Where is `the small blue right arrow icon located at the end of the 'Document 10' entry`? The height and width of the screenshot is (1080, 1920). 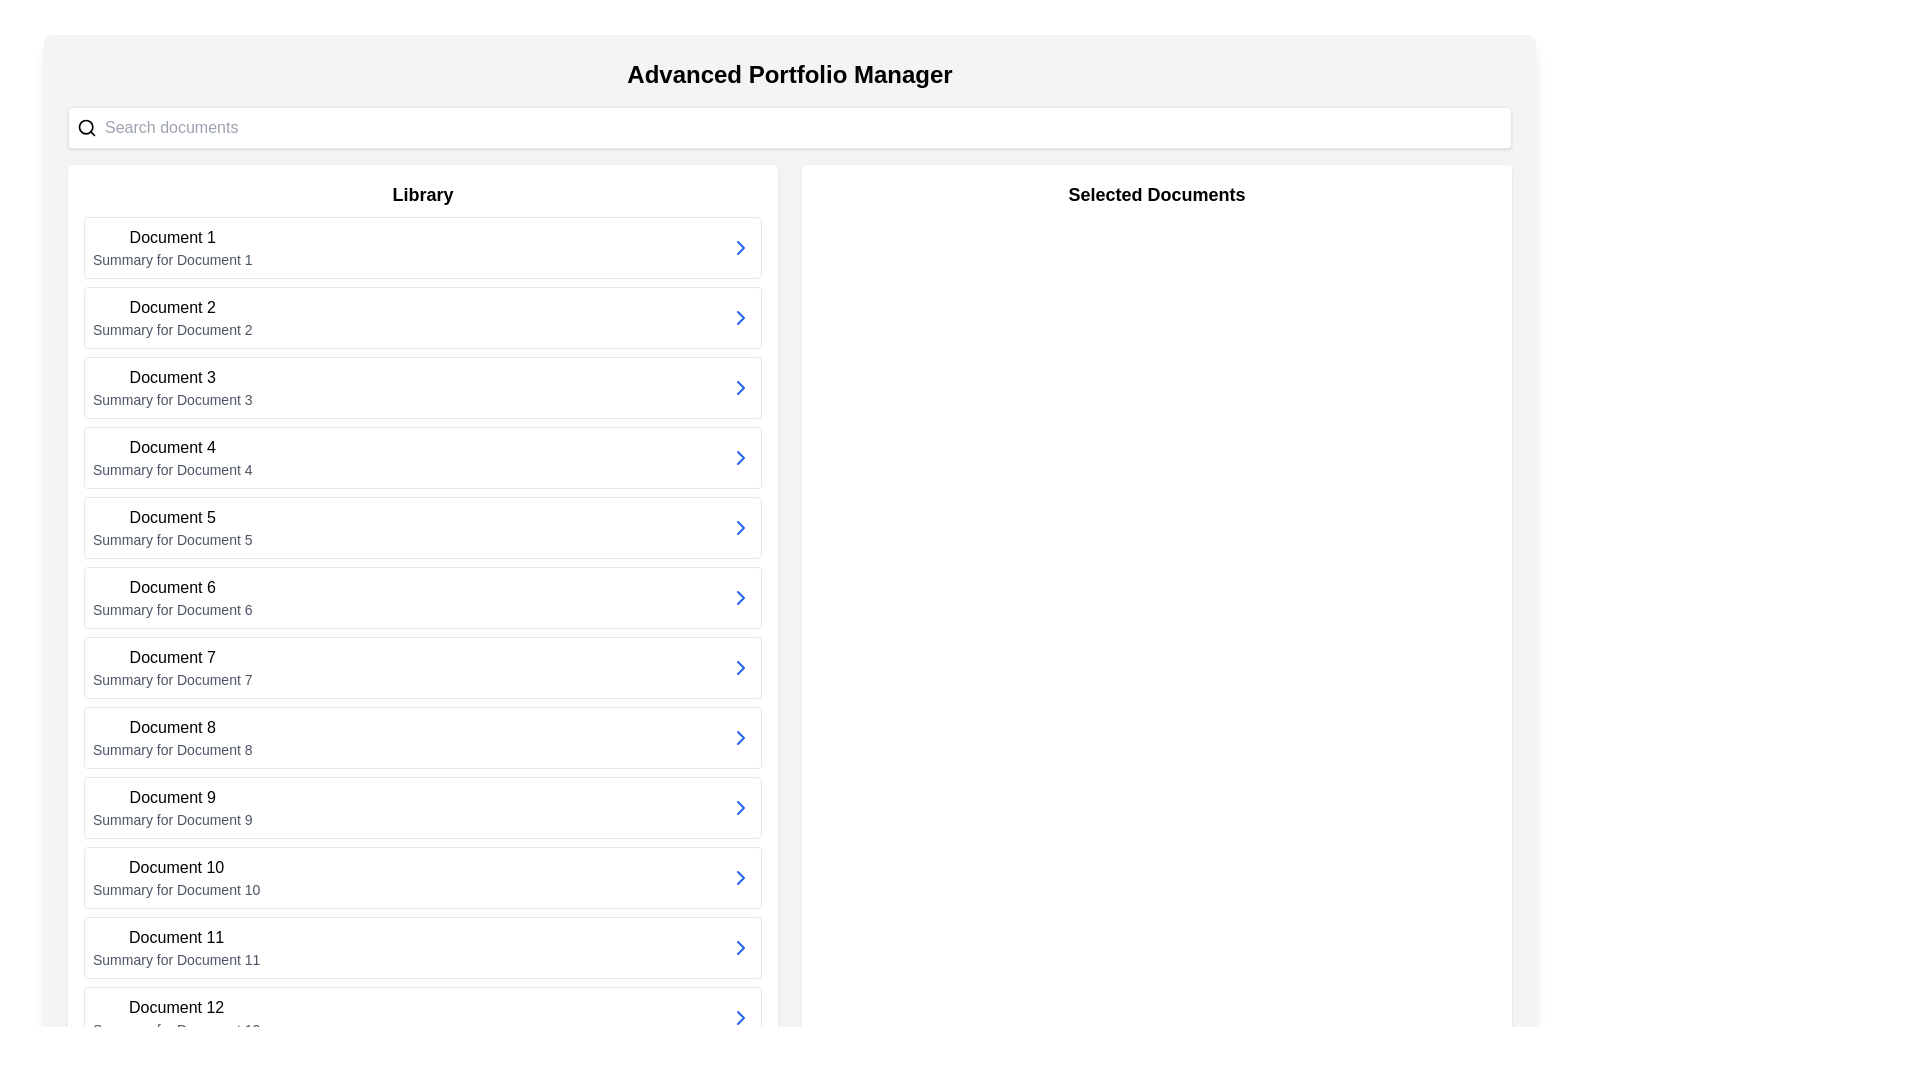
the small blue right arrow icon located at the end of the 'Document 10' entry is located at coordinates (739, 877).